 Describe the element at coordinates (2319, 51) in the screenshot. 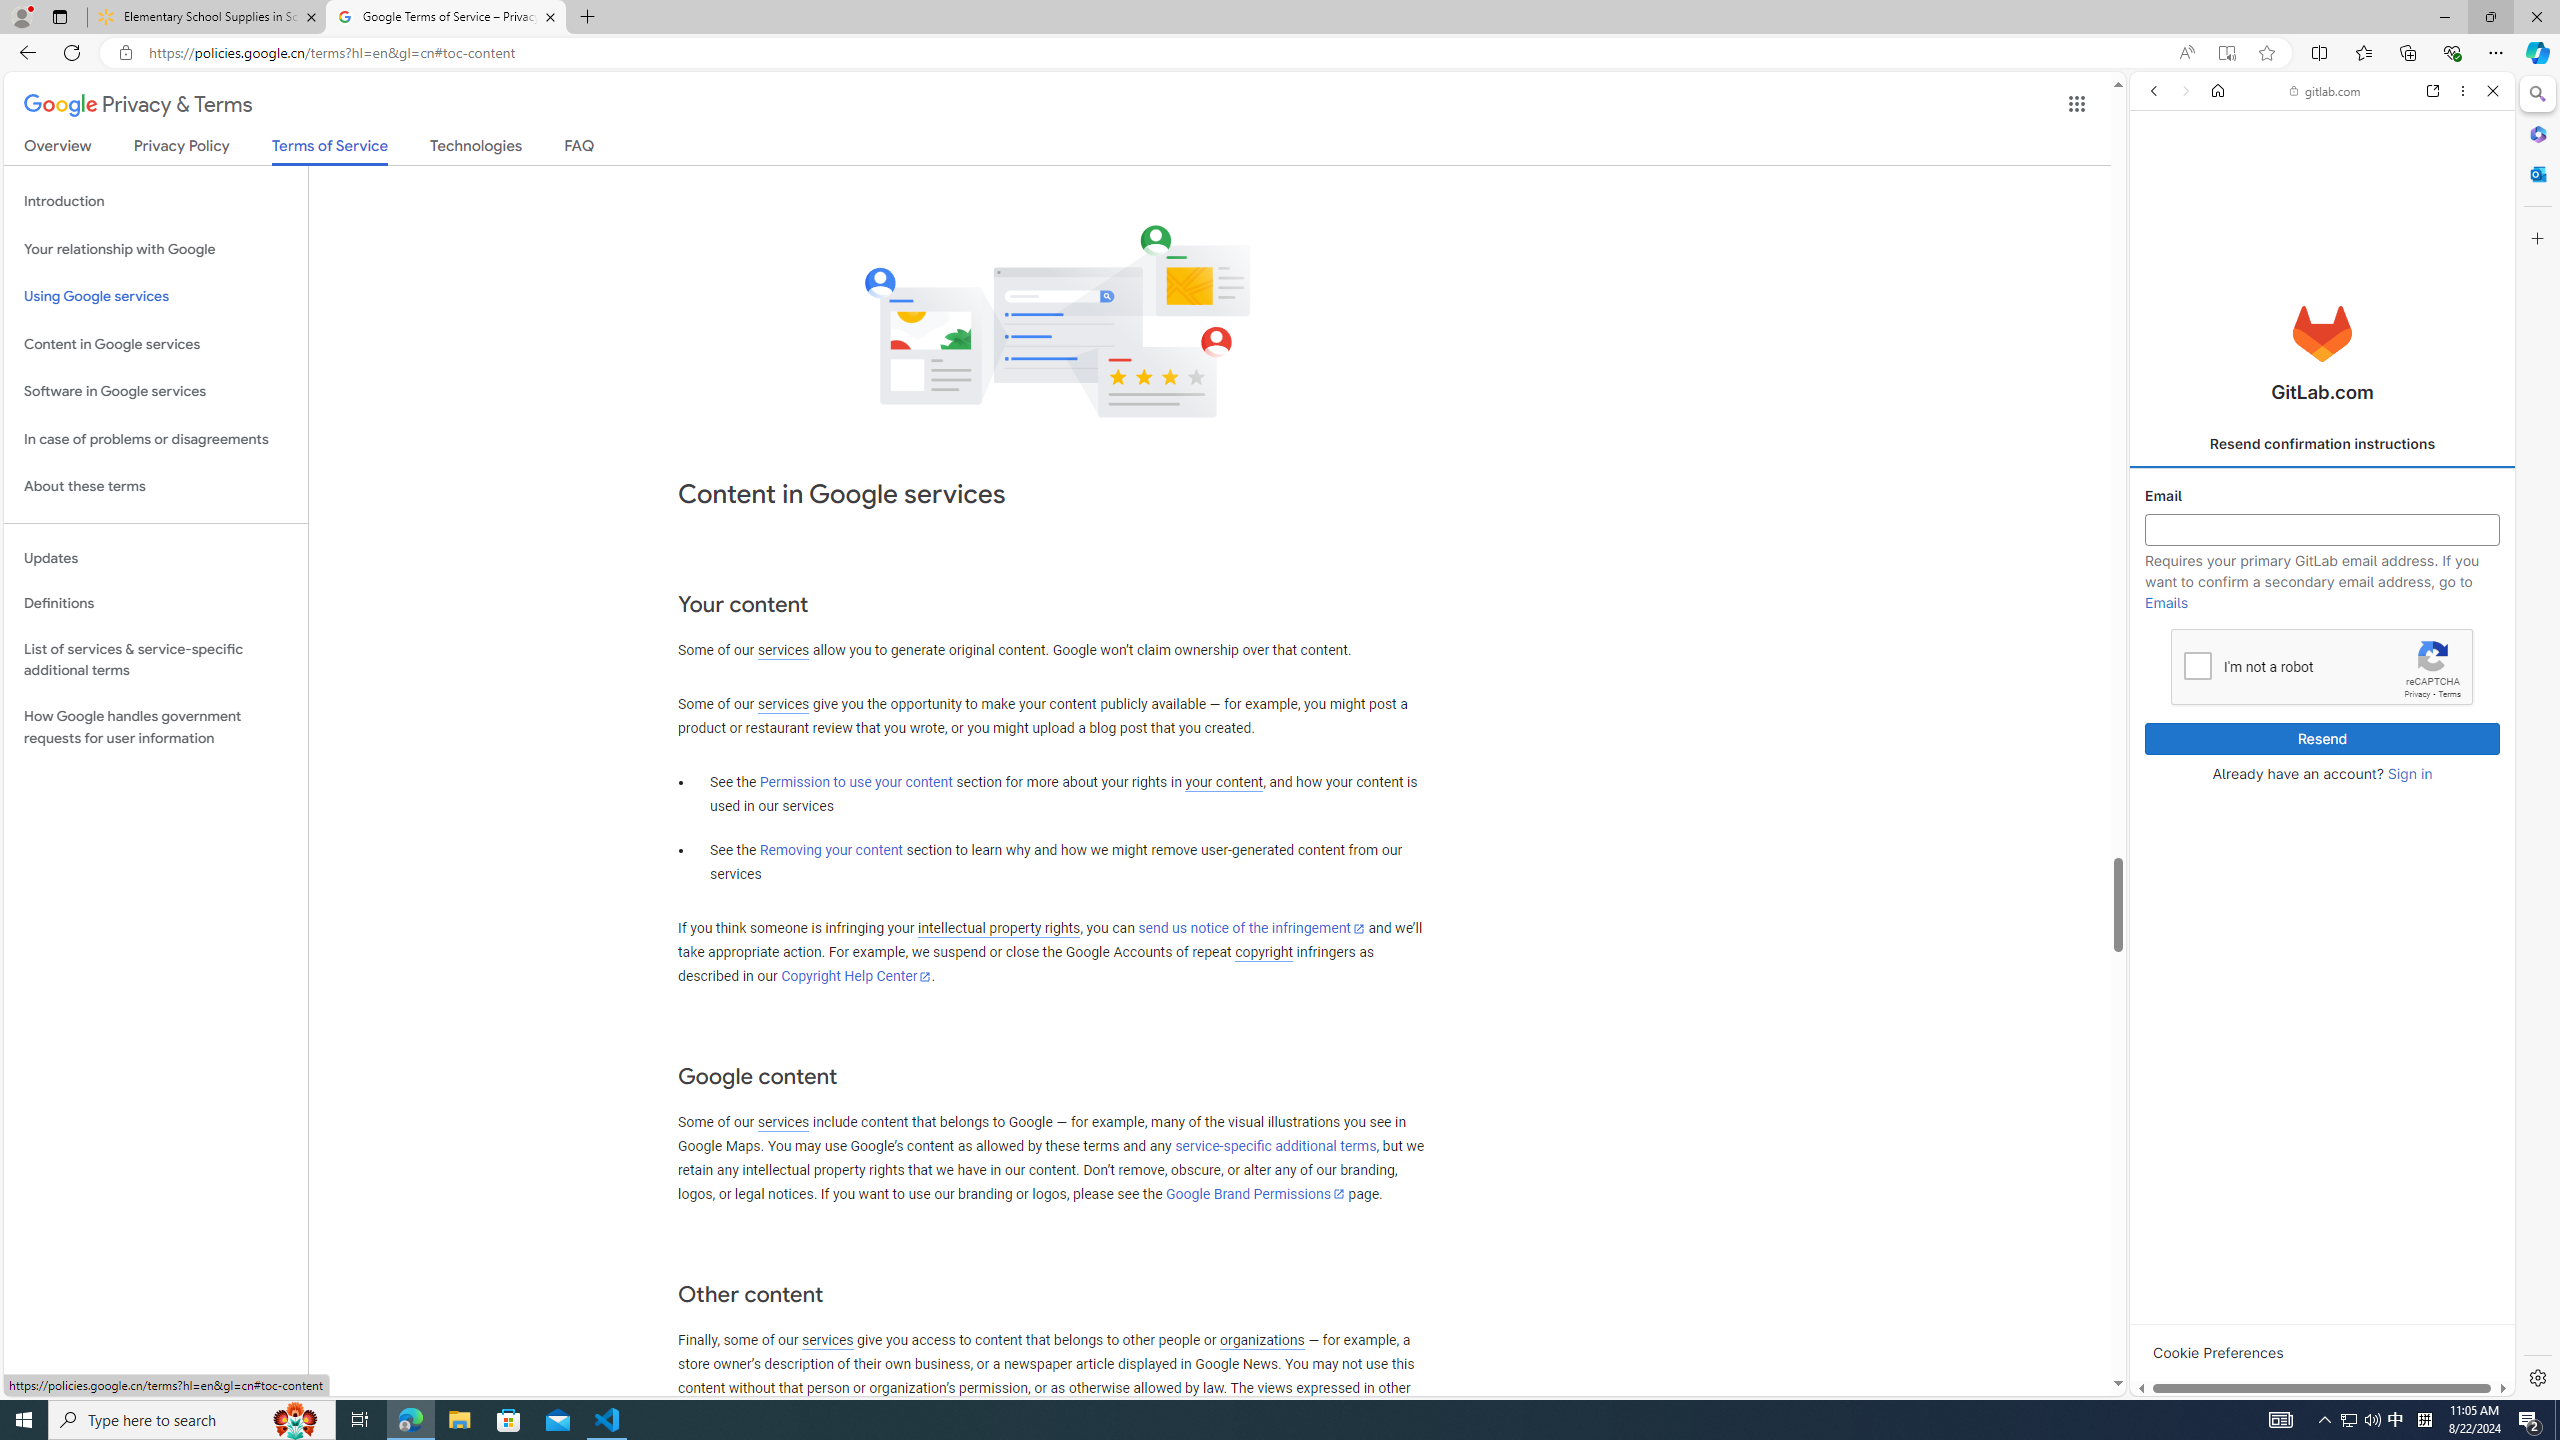

I see `'Split screen'` at that location.